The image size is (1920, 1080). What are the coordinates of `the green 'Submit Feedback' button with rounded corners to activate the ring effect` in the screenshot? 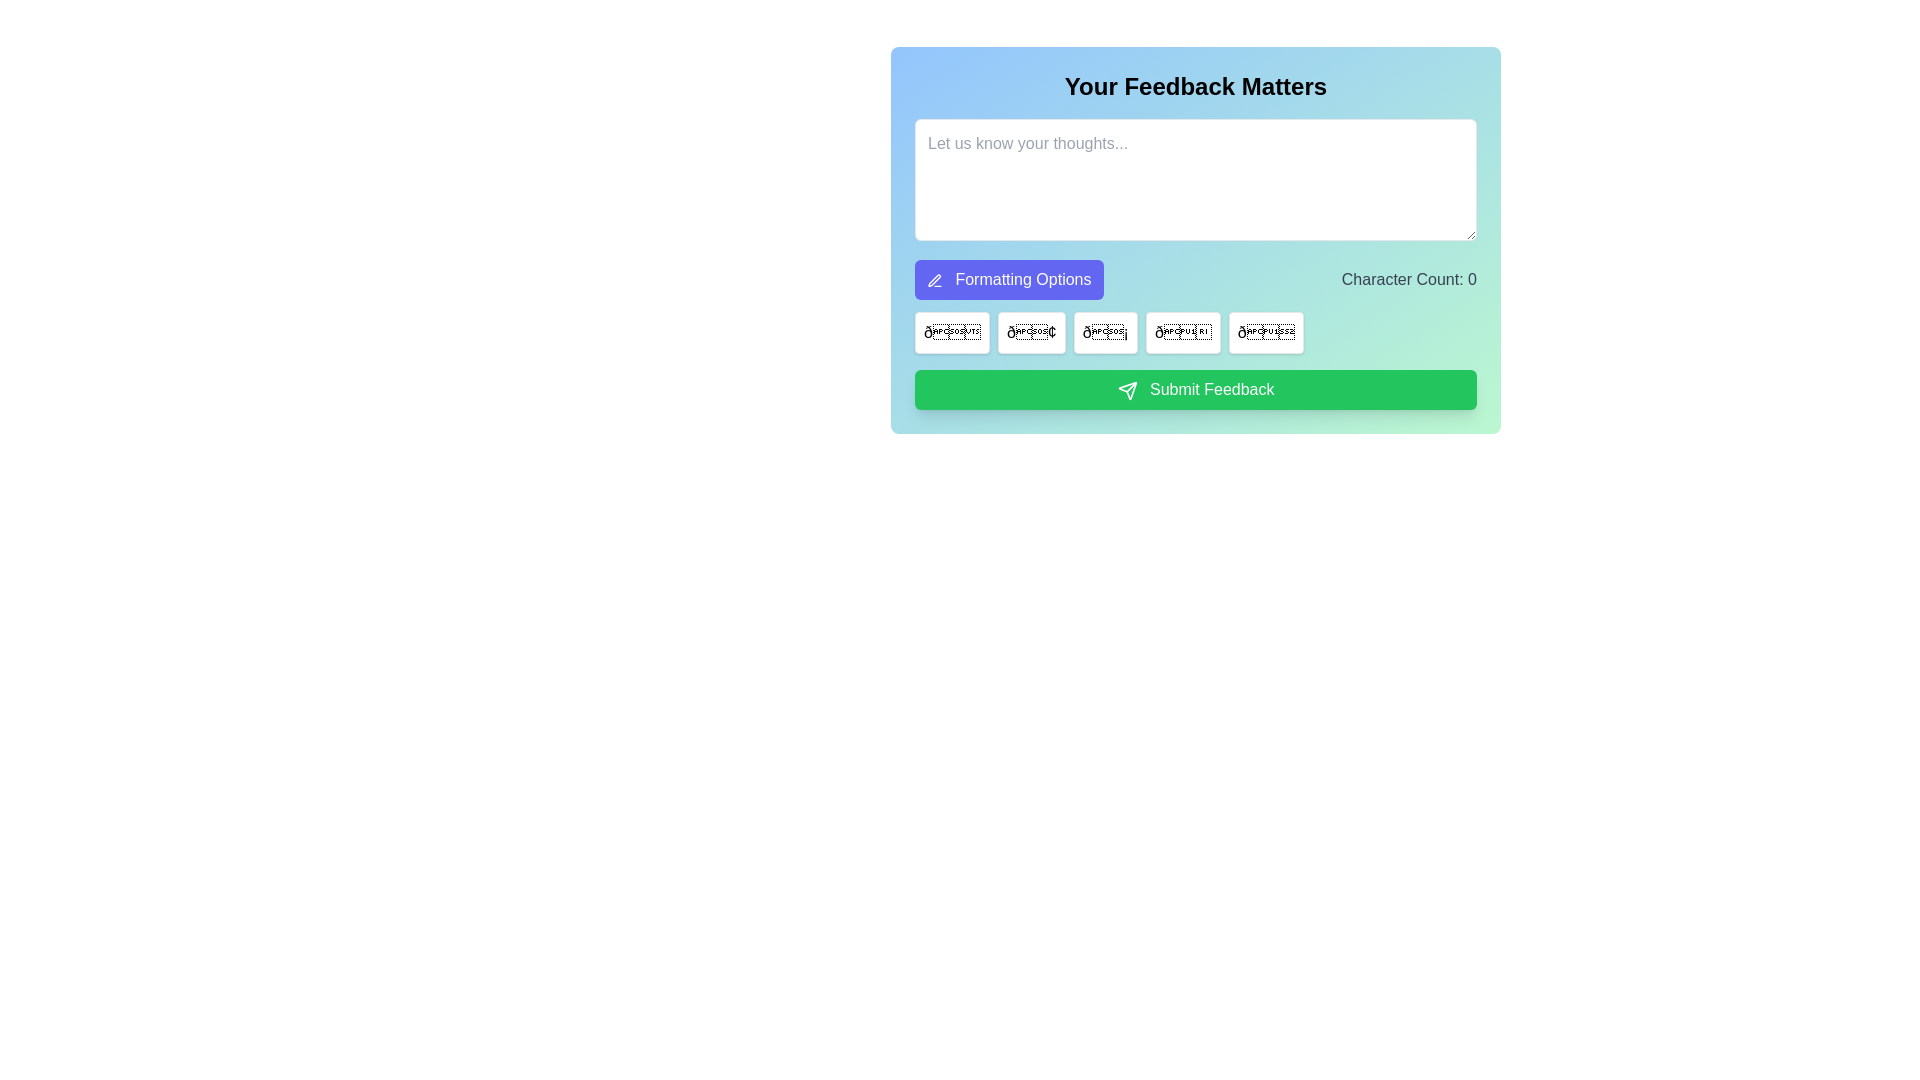 It's located at (1195, 389).